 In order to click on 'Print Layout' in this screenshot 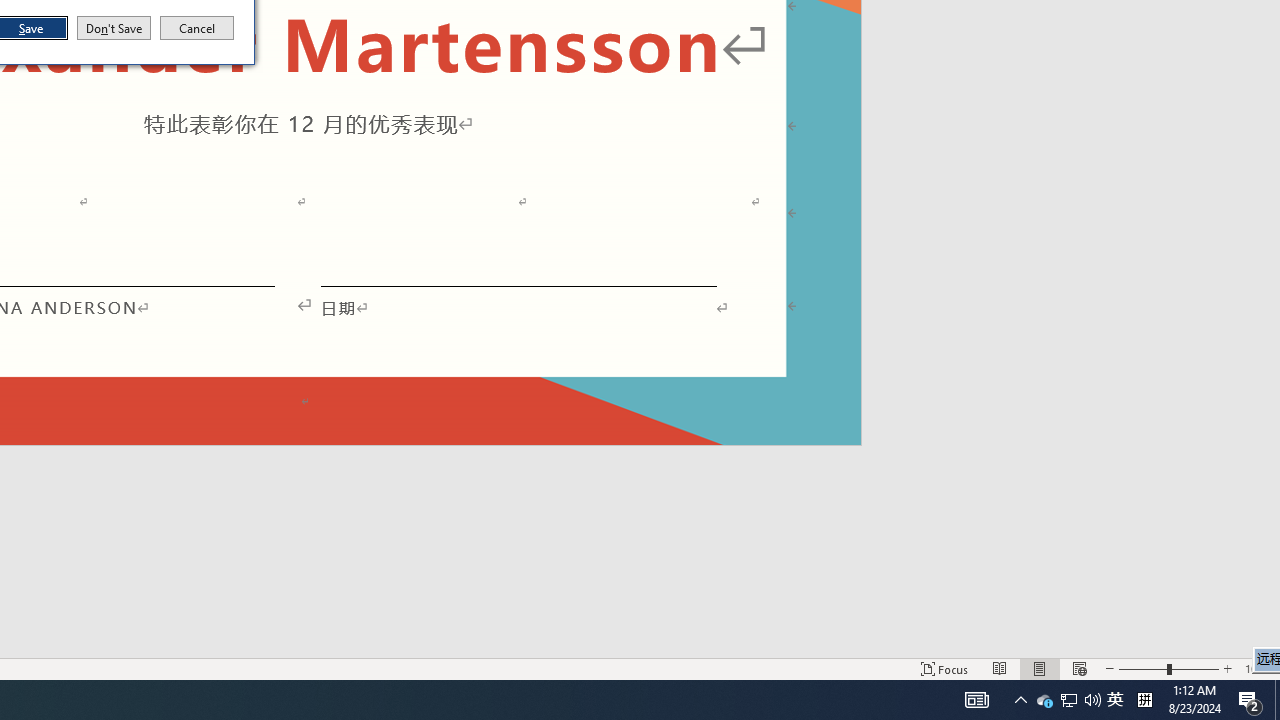, I will do `click(1040, 669)`.